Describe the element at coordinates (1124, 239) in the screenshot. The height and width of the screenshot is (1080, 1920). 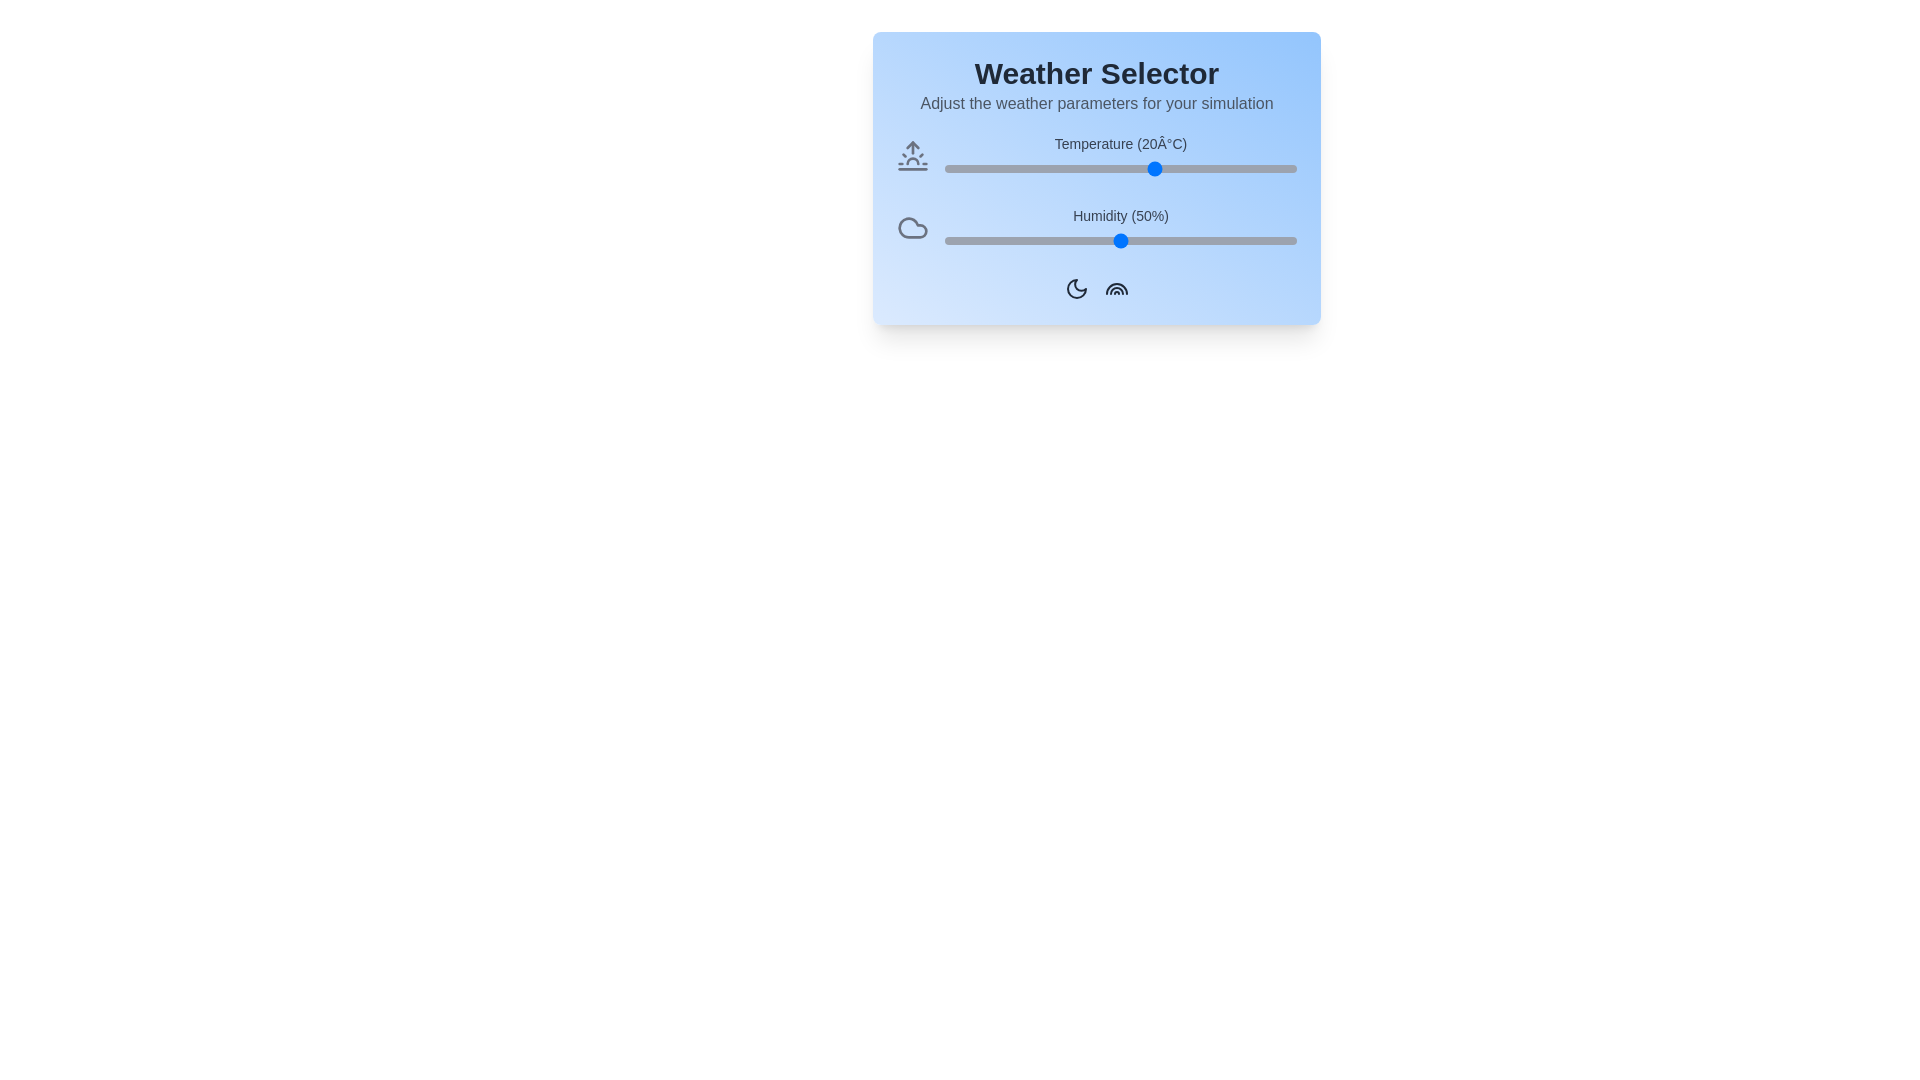
I see `the humidity slider to 51%` at that location.